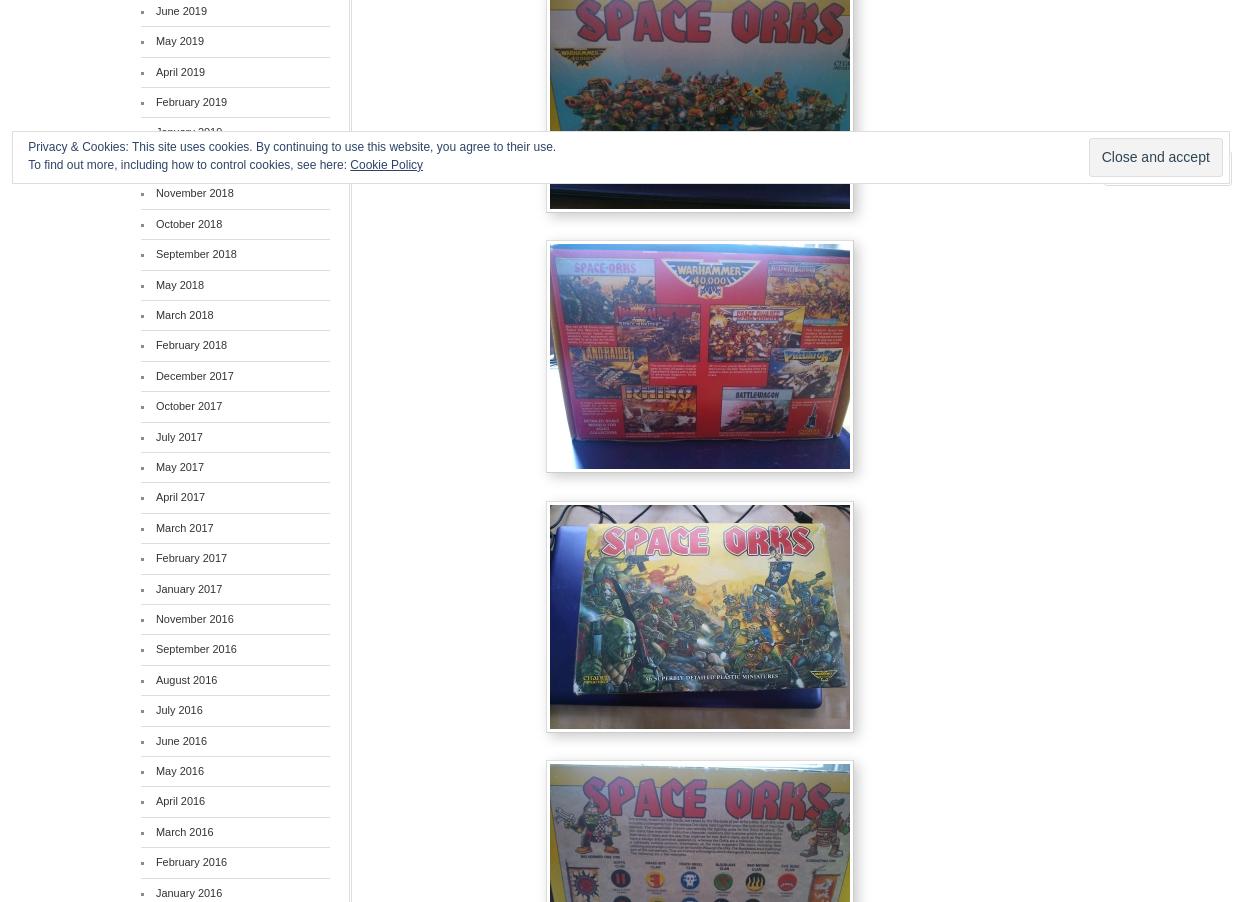 The height and width of the screenshot is (902, 1242). Describe the element at coordinates (194, 160) in the screenshot. I see `'December 2018'` at that location.